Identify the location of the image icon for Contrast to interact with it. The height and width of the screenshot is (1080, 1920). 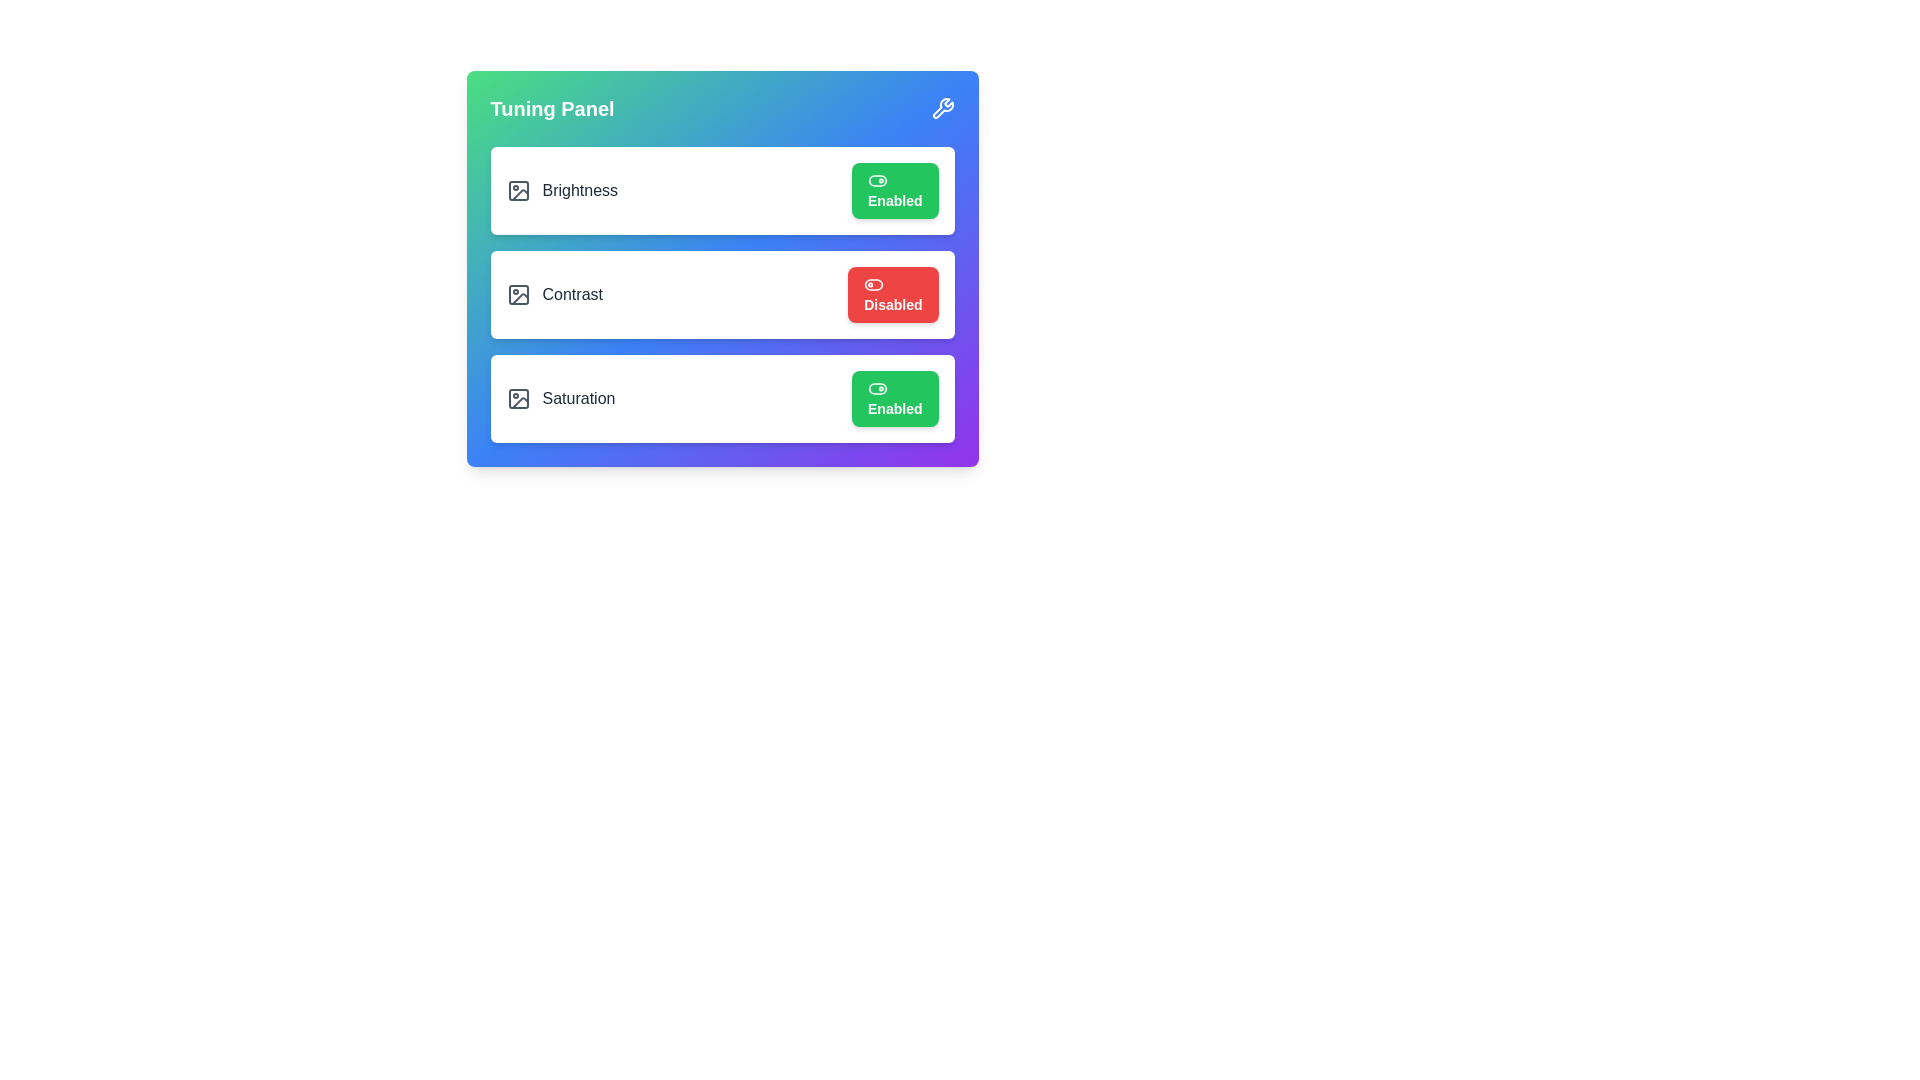
(518, 294).